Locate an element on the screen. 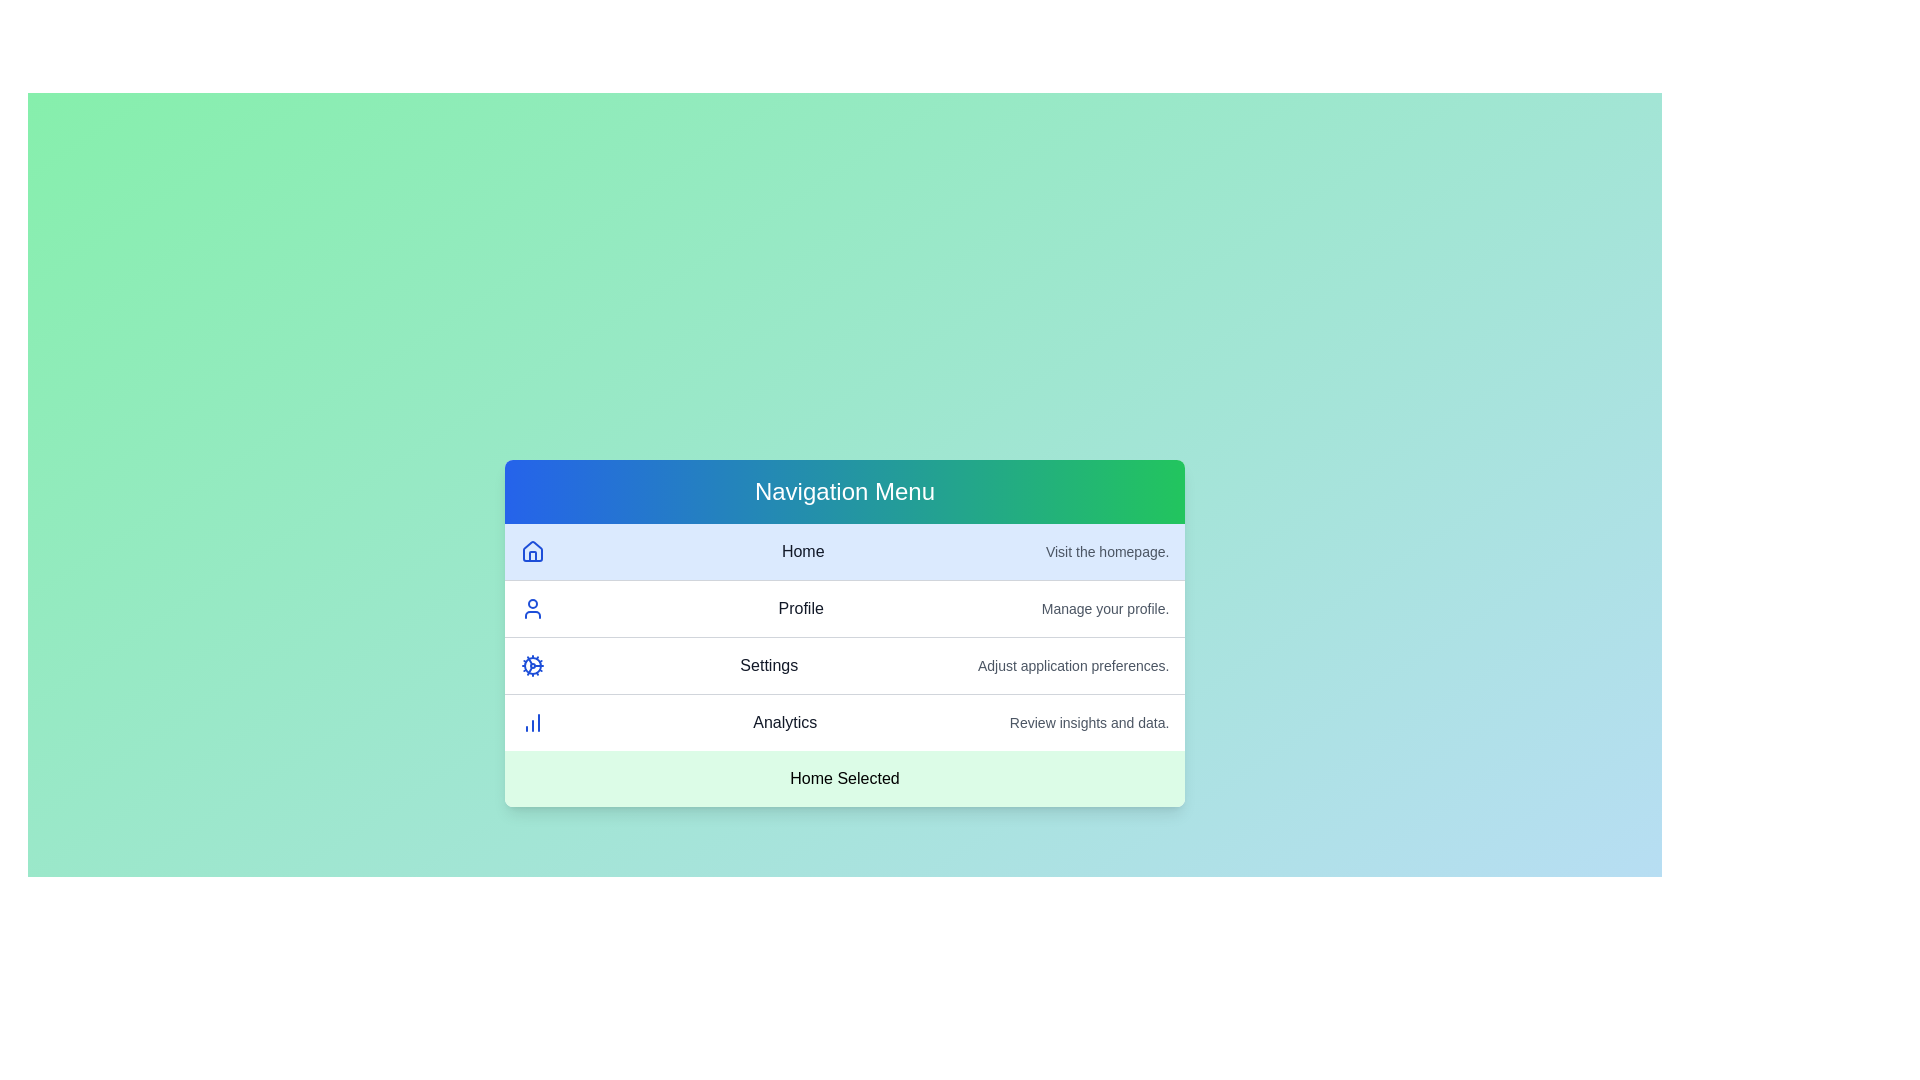  the footer text of the AdvancedMenu component is located at coordinates (844, 777).